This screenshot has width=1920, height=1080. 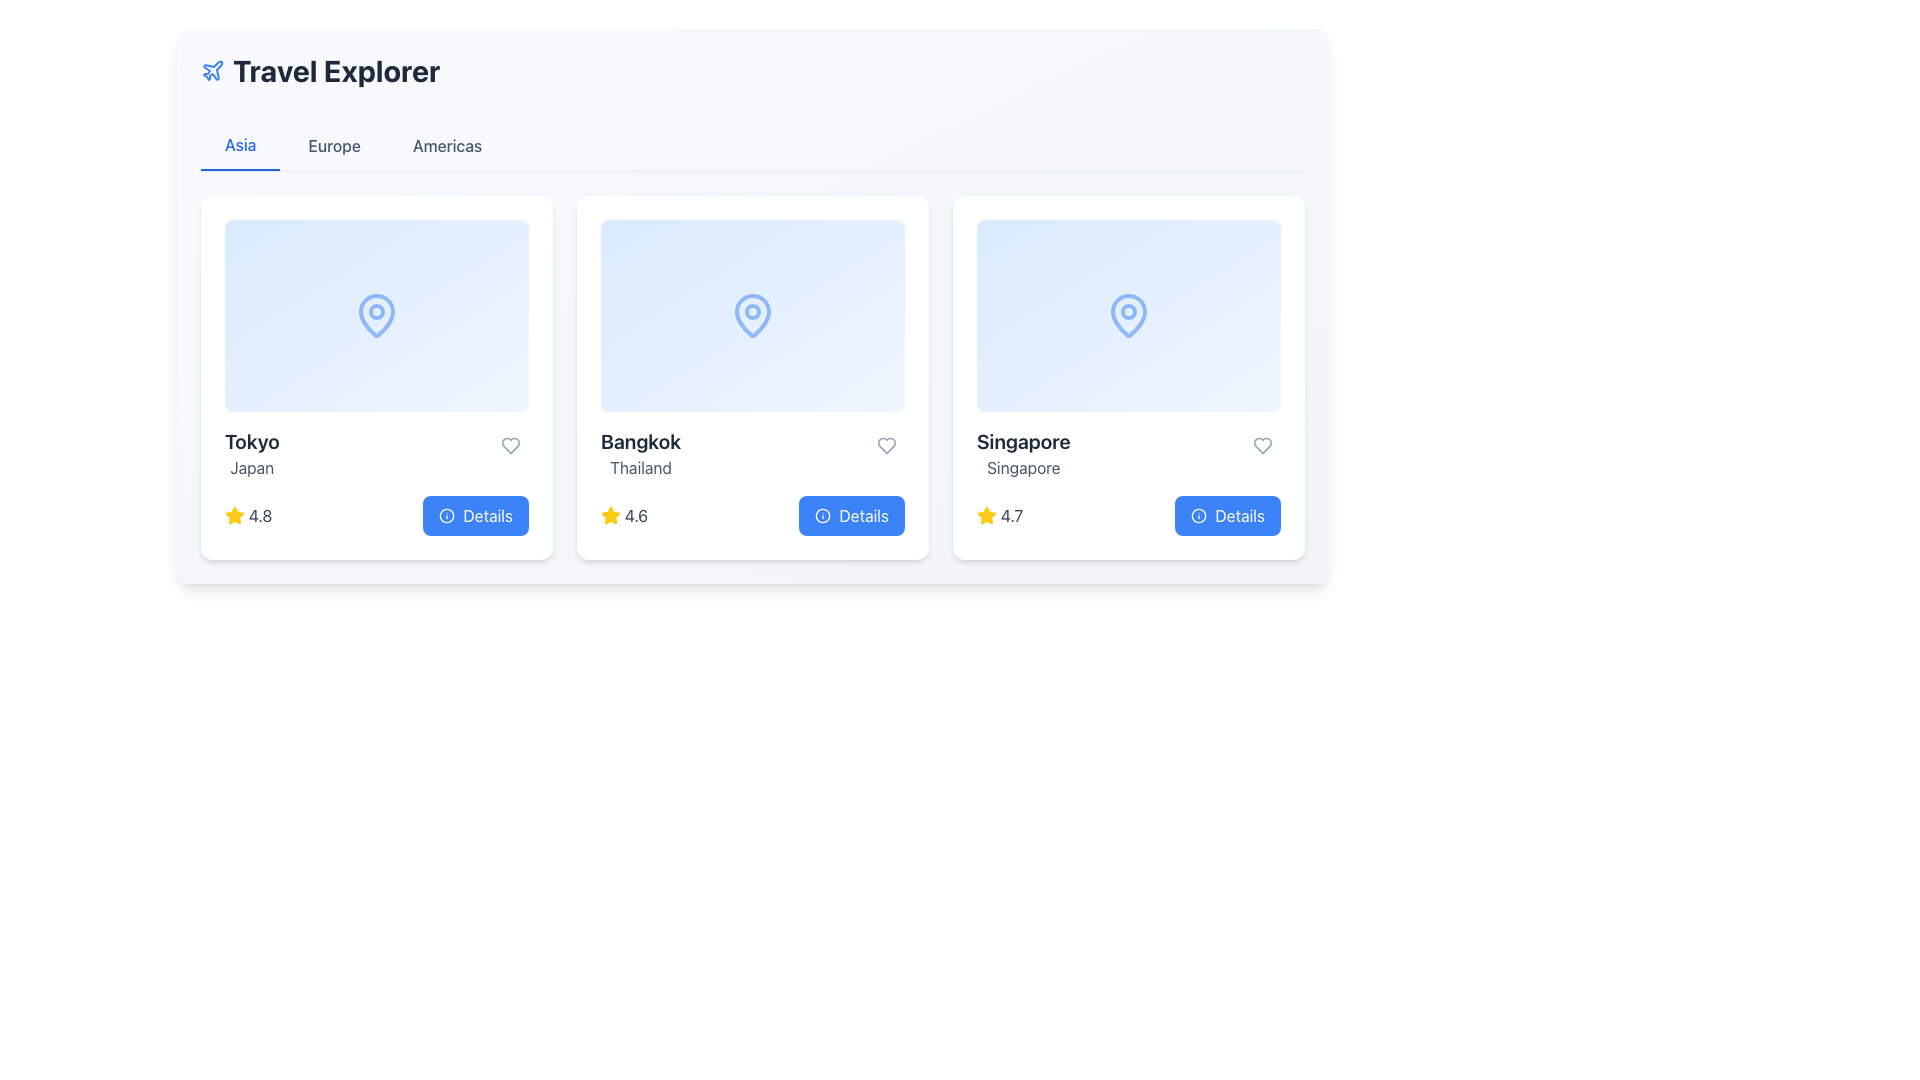 What do you see at coordinates (752, 315) in the screenshot?
I see `the map pin icon located in the second card under the 'Asia' tab of the 'Travel Explorer' section, which serves as a visual indicator for location-related functionality for 'Bangkok, Thailand'` at bounding box center [752, 315].